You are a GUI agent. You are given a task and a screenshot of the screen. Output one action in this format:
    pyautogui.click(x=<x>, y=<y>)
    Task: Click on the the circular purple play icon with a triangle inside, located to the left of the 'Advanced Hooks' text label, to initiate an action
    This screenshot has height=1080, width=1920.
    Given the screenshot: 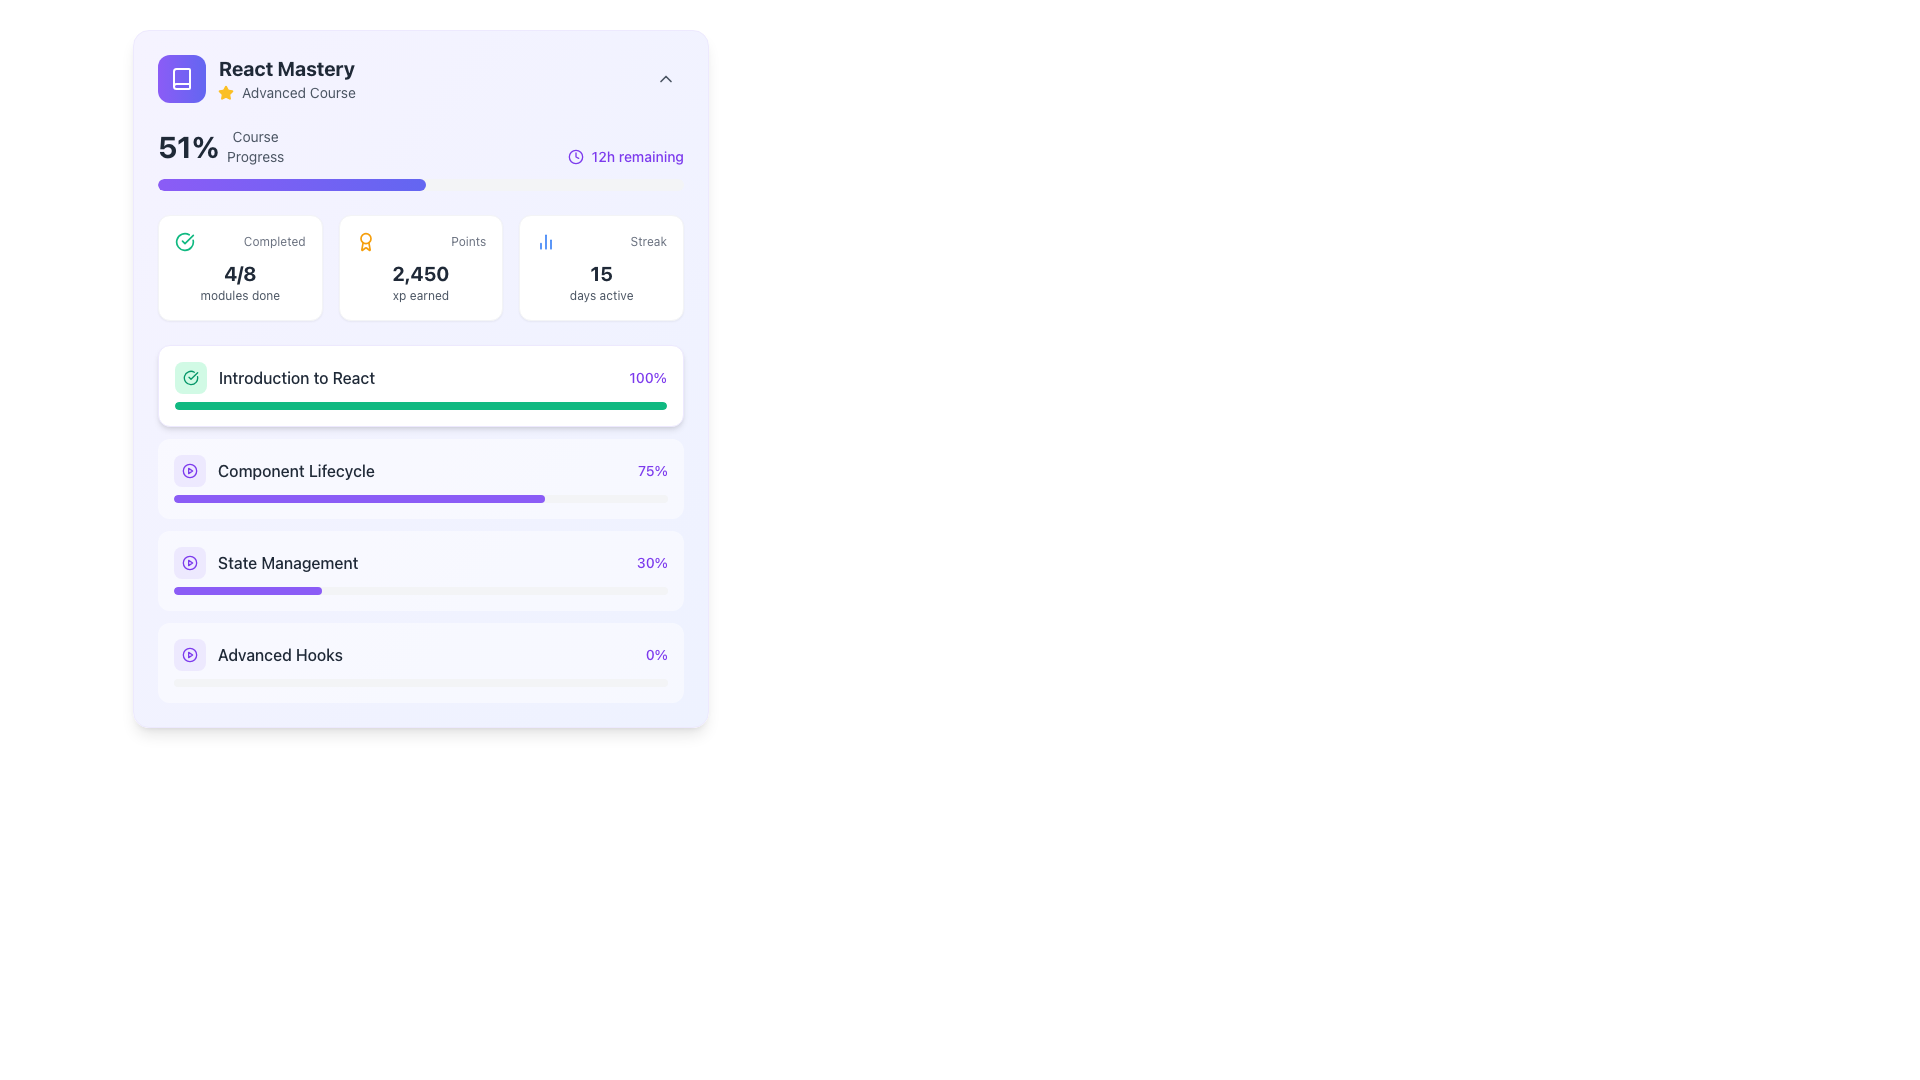 What is the action you would take?
    pyautogui.click(x=190, y=655)
    